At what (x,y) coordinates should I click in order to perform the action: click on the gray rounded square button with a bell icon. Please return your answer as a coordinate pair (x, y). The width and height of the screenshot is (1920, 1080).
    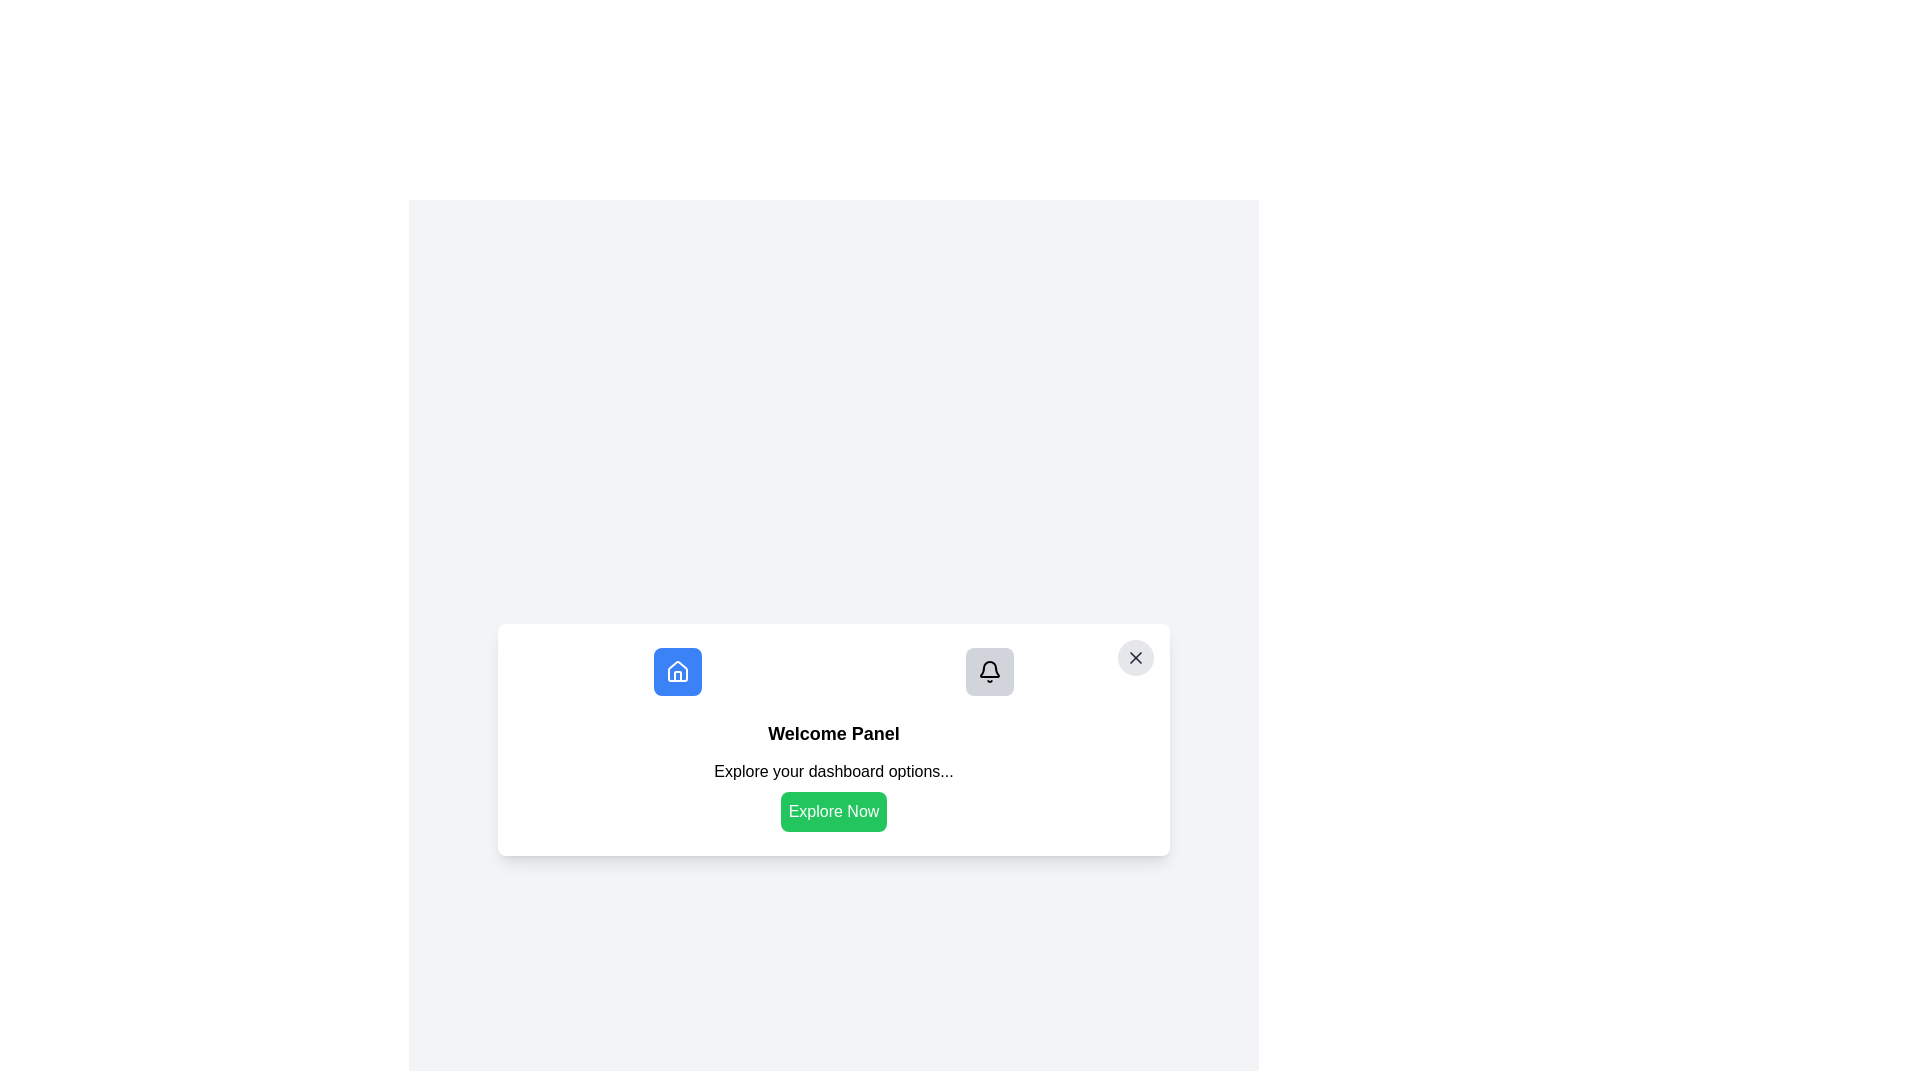
    Looking at the image, I should click on (989, 671).